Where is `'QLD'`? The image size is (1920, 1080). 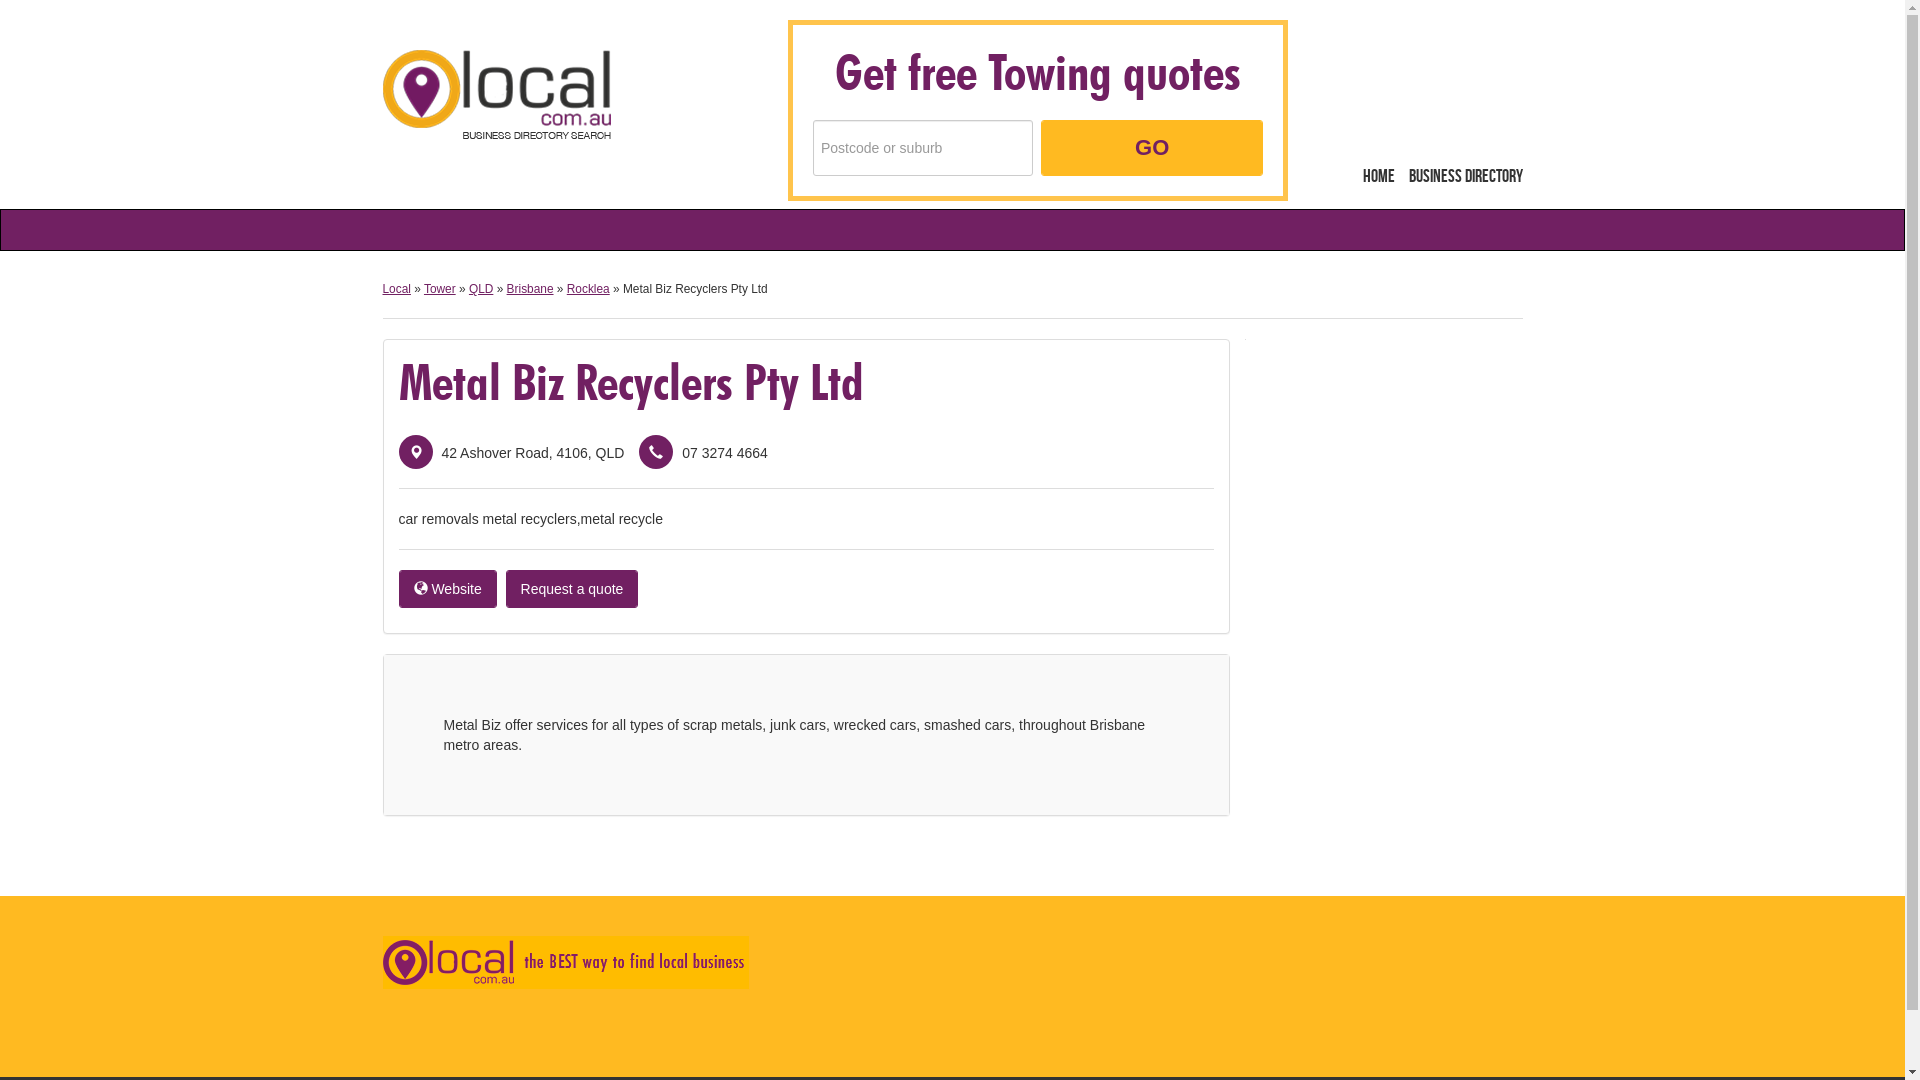
'QLD' is located at coordinates (480, 289).